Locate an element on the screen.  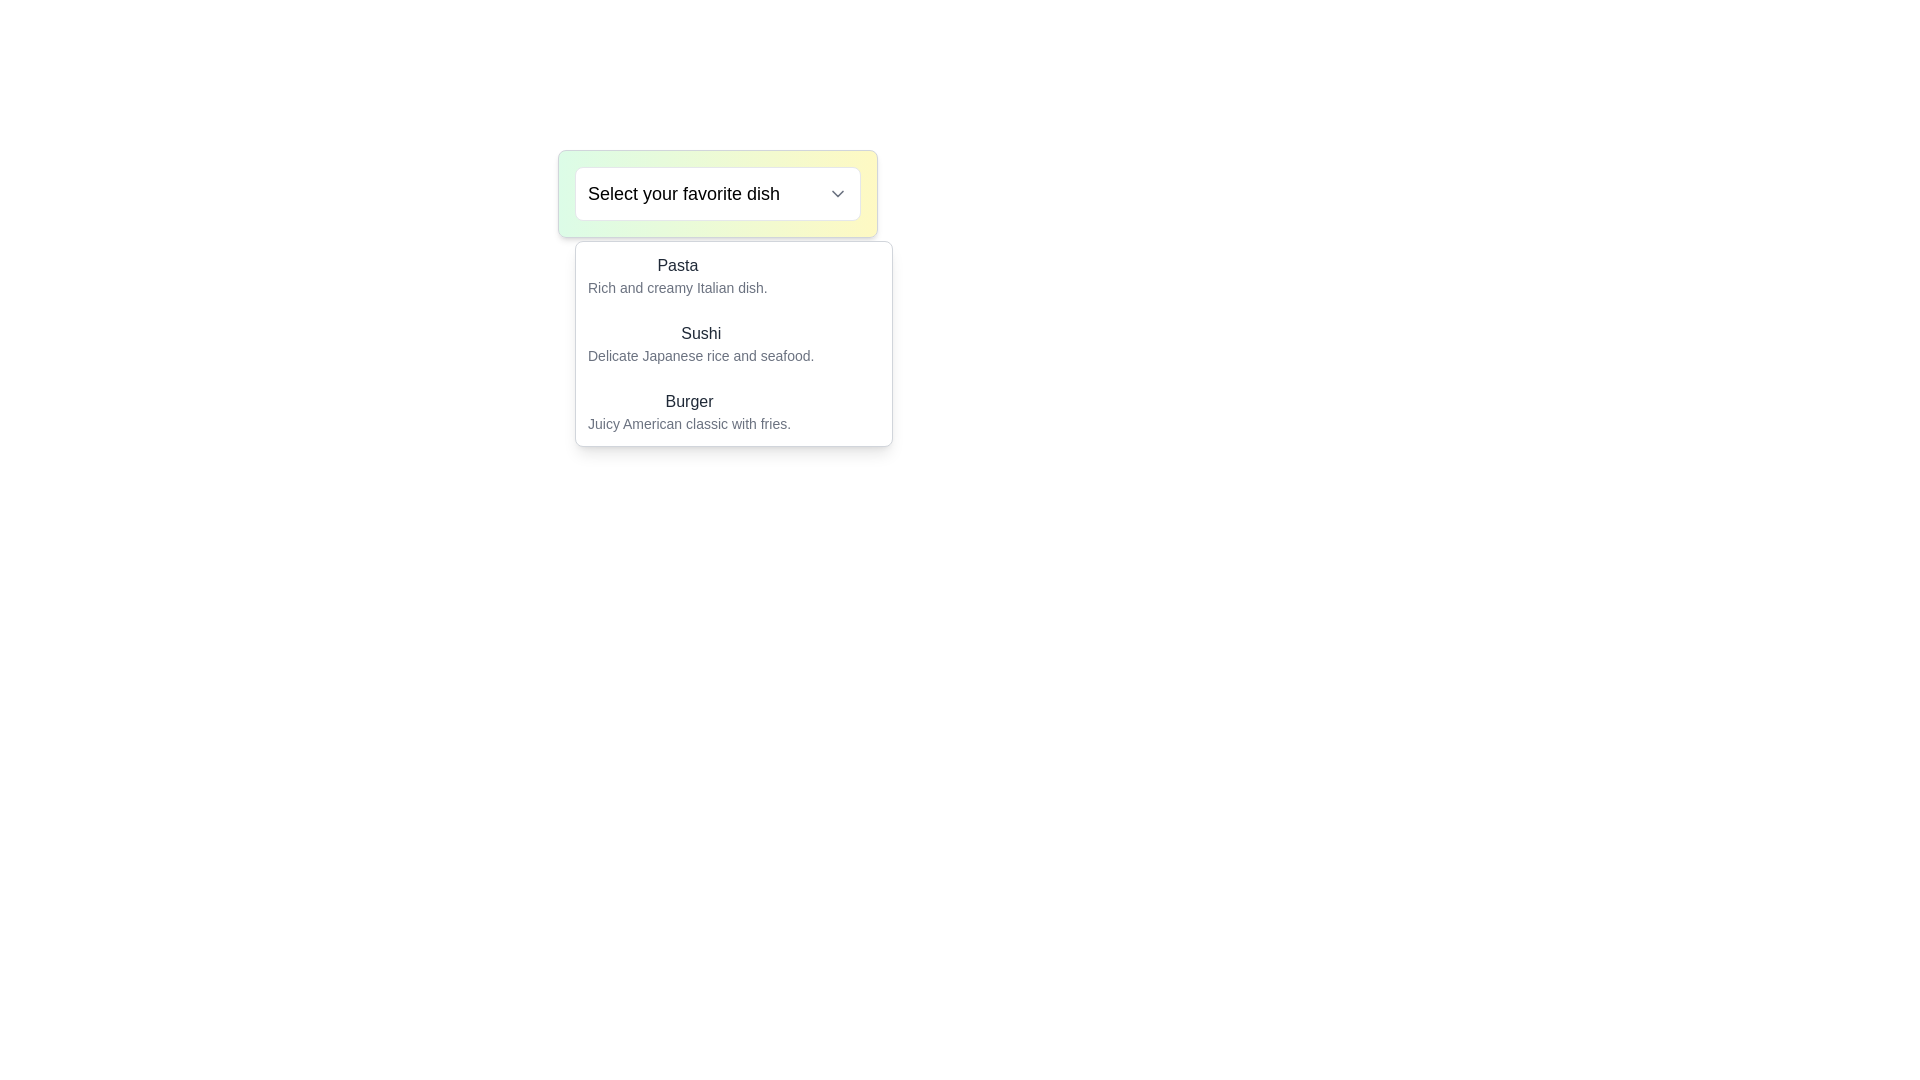
the dropdown trigger with the text 'Select your favorite dish' is located at coordinates (718, 193).